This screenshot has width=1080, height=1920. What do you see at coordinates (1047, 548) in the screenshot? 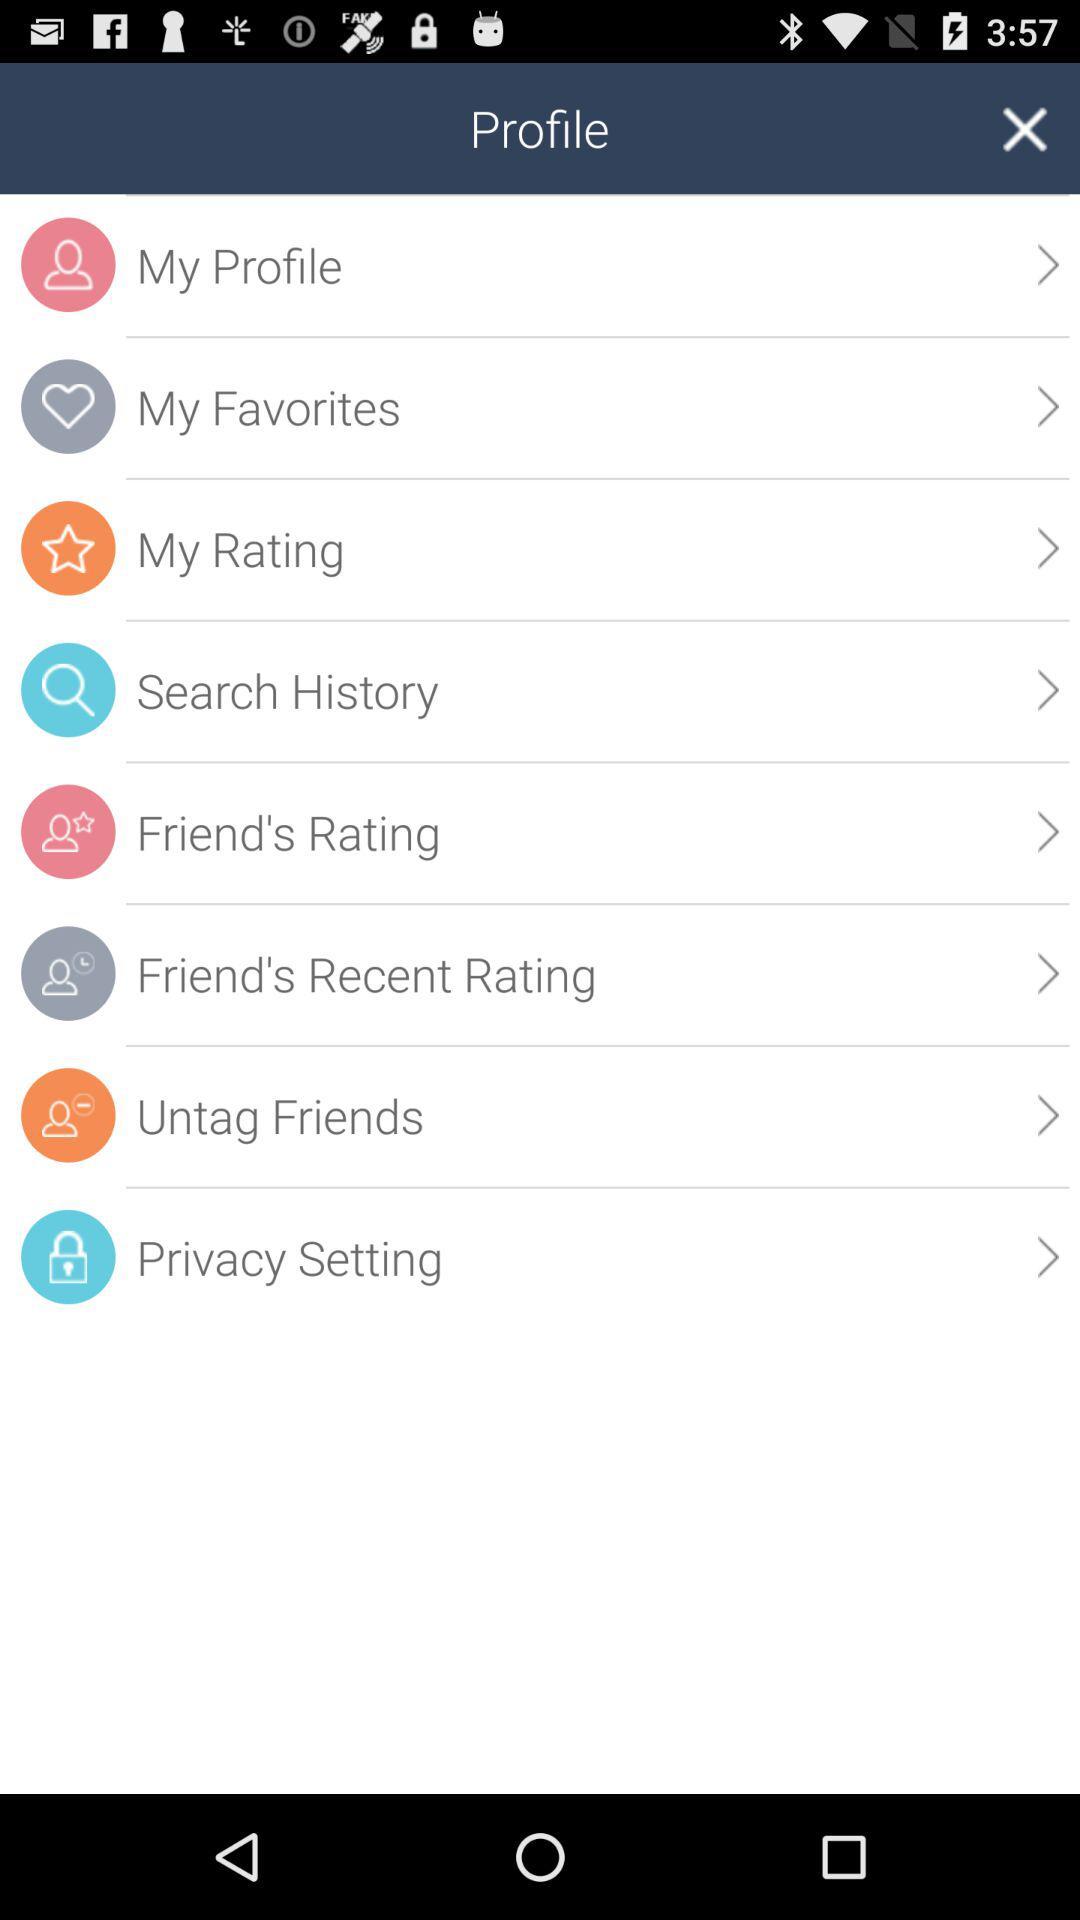
I see `the app below the my favorites app` at bounding box center [1047, 548].